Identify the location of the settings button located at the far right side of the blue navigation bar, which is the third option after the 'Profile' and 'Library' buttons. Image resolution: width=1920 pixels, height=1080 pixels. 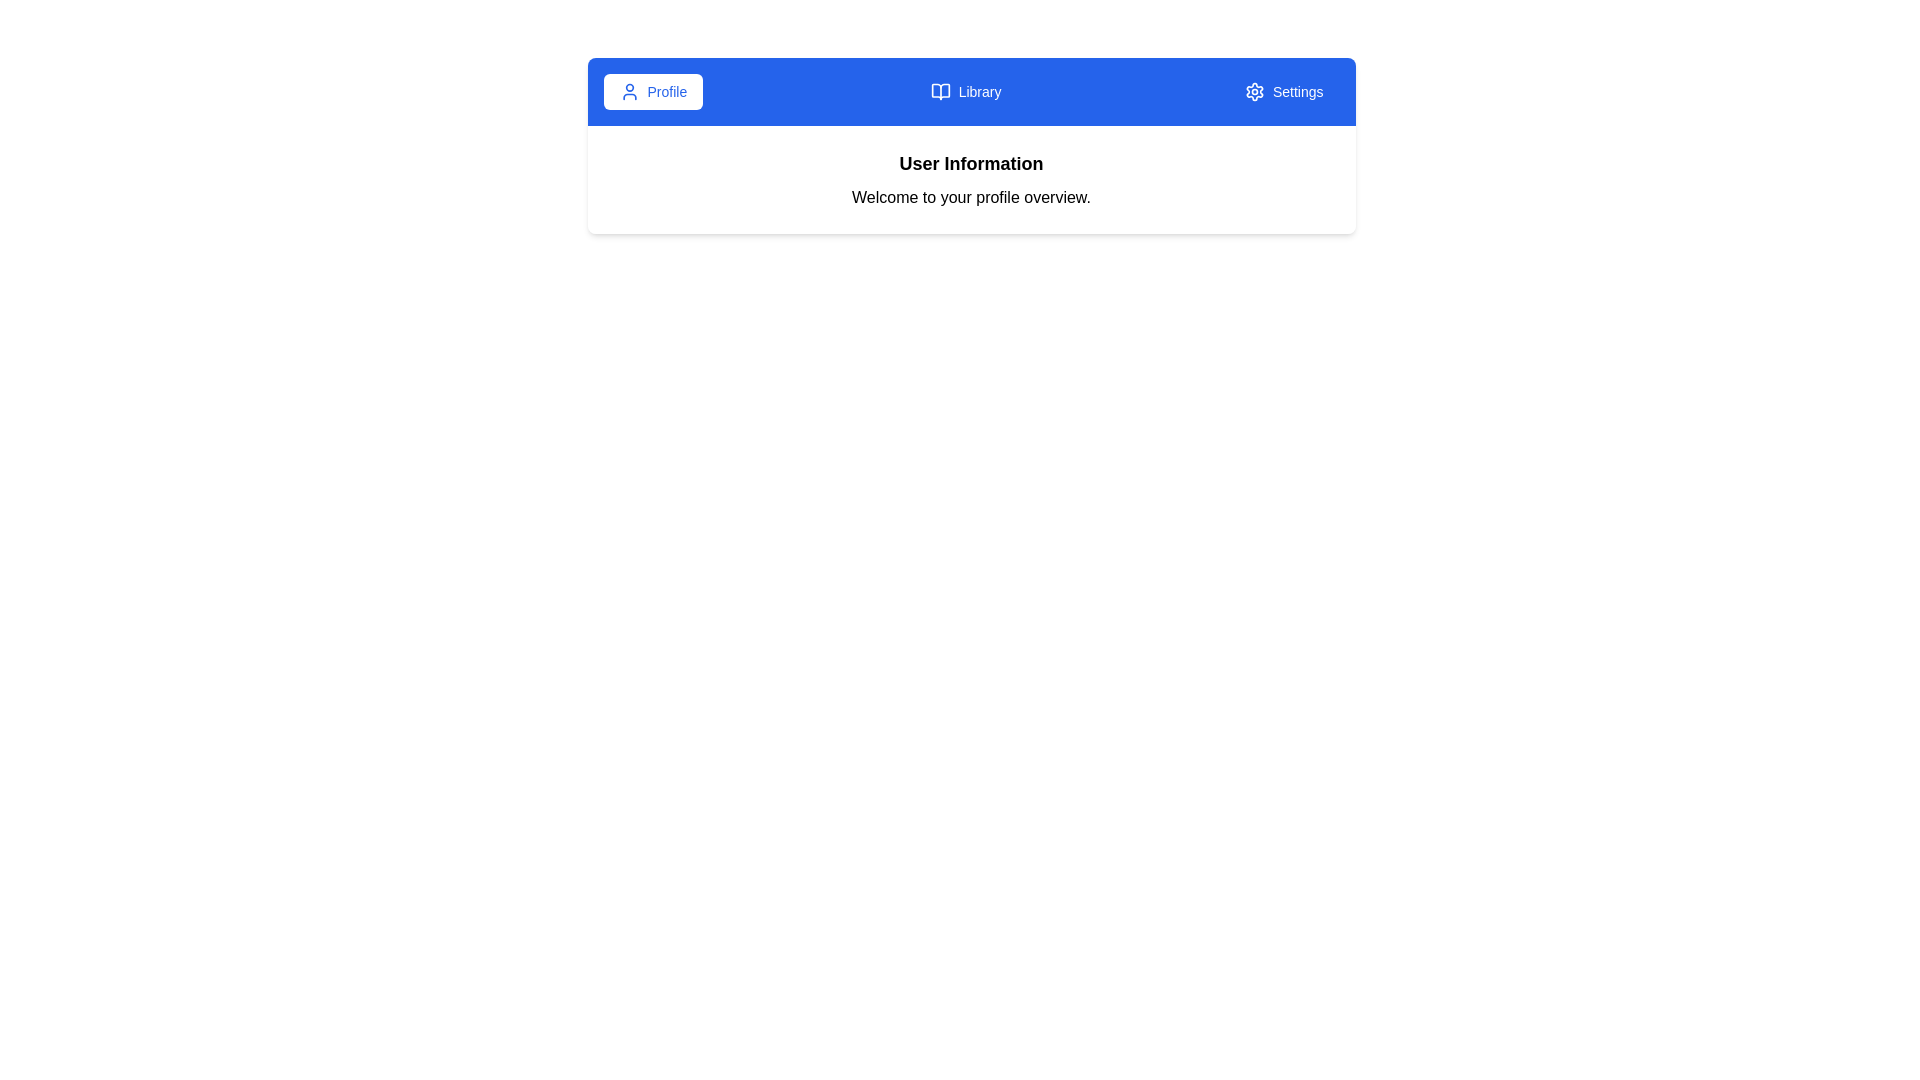
(1284, 92).